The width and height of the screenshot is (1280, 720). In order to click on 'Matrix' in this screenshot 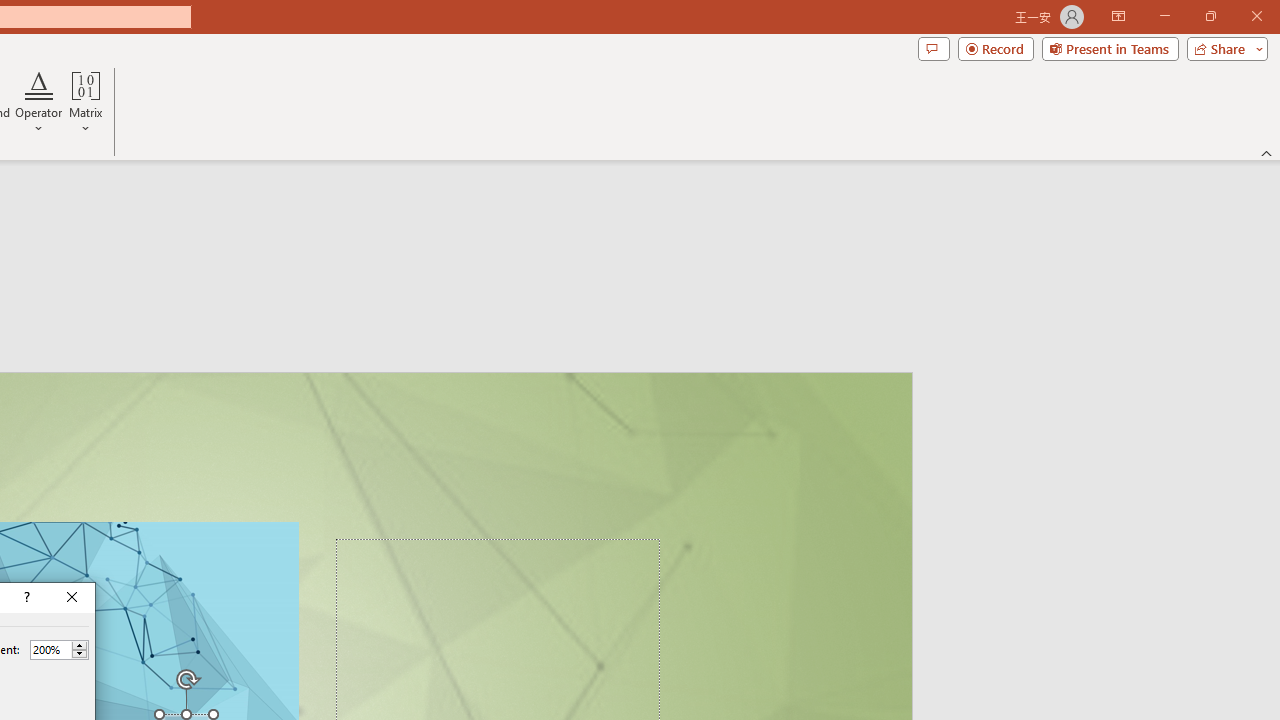, I will do `click(85, 103)`.